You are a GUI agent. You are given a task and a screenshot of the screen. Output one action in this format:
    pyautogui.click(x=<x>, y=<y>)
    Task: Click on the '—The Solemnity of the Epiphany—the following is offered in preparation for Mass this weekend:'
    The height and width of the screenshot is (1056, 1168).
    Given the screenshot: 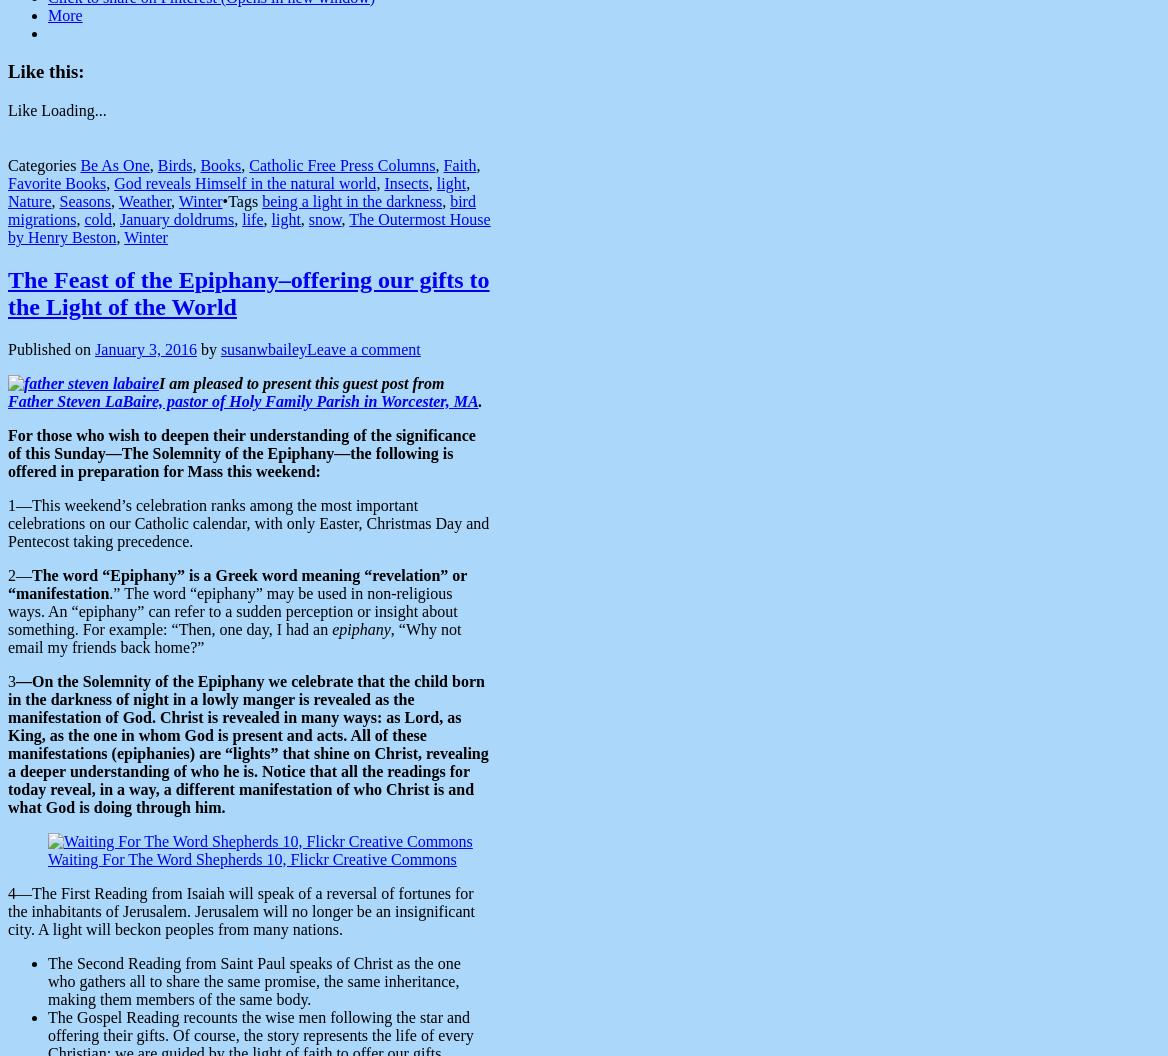 What is the action you would take?
    pyautogui.click(x=7, y=461)
    